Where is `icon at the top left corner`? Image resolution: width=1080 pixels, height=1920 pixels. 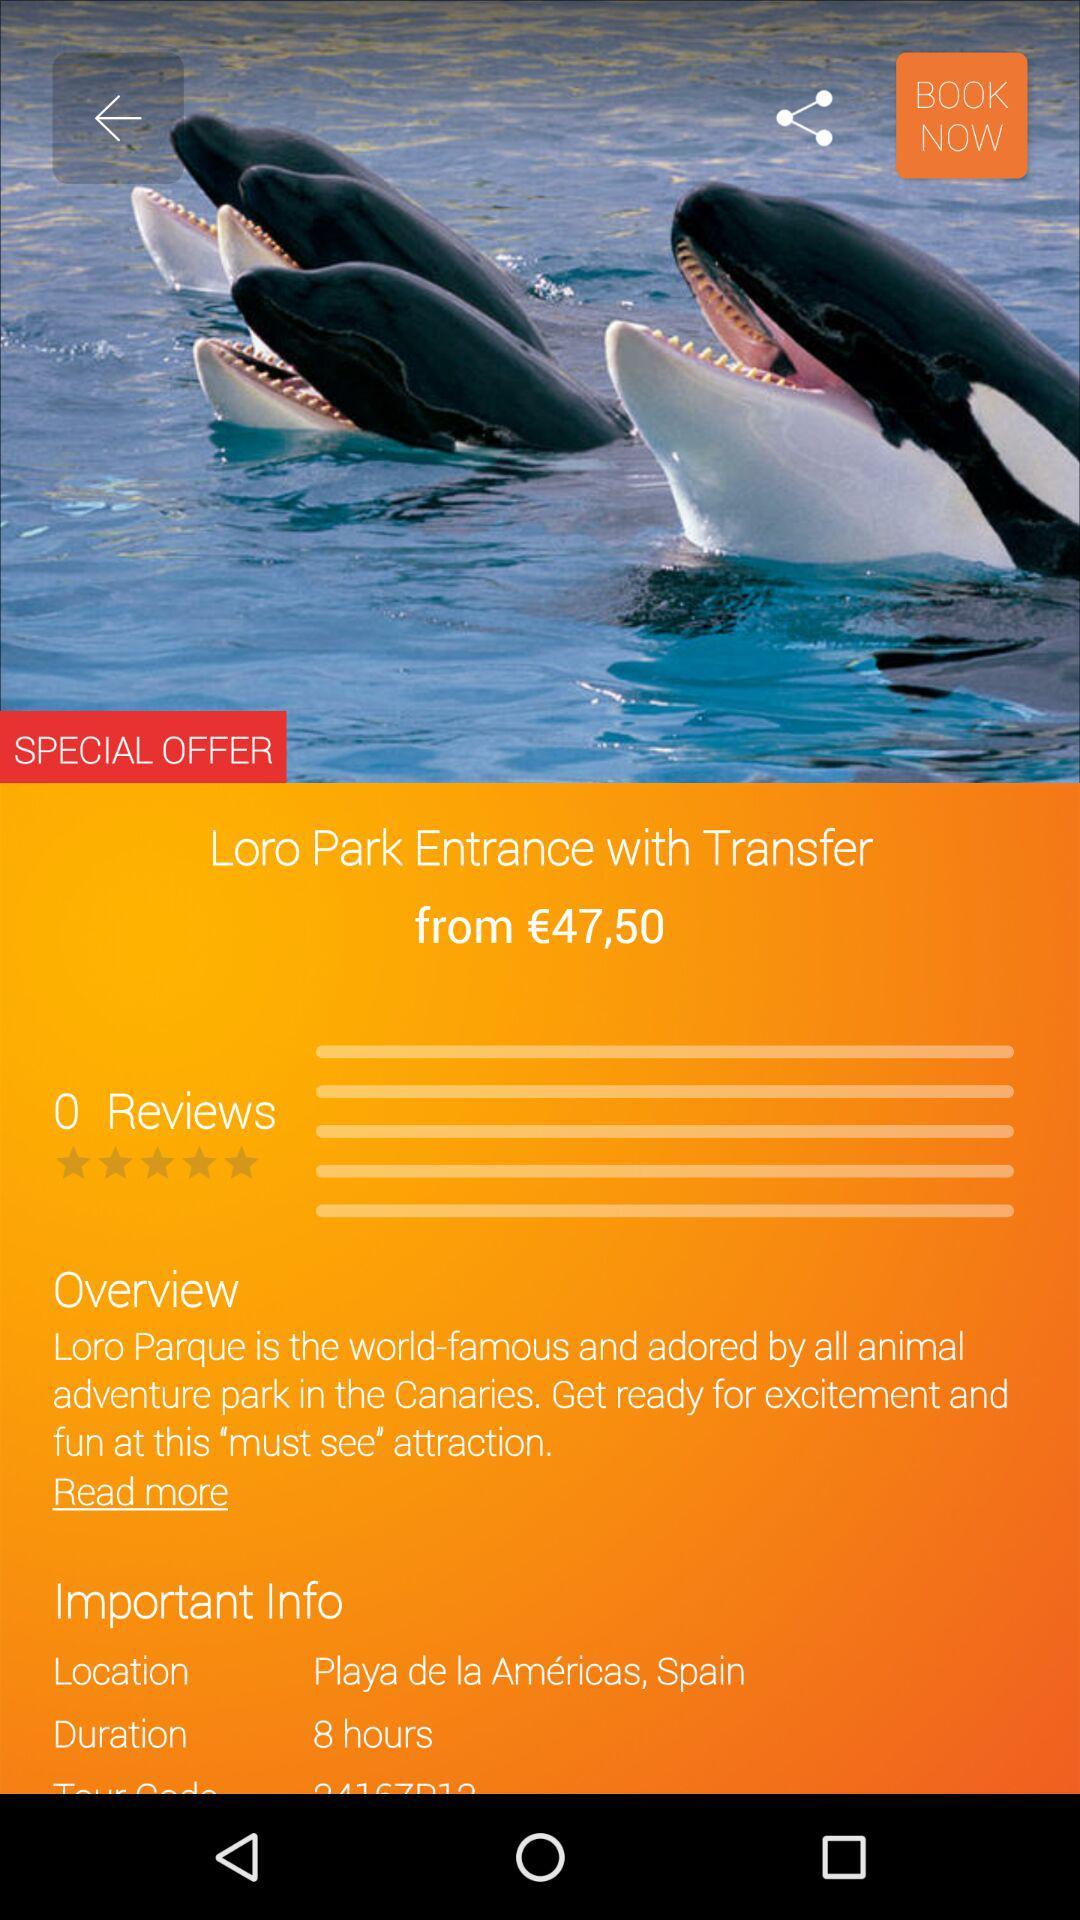 icon at the top left corner is located at coordinates (118, 117).